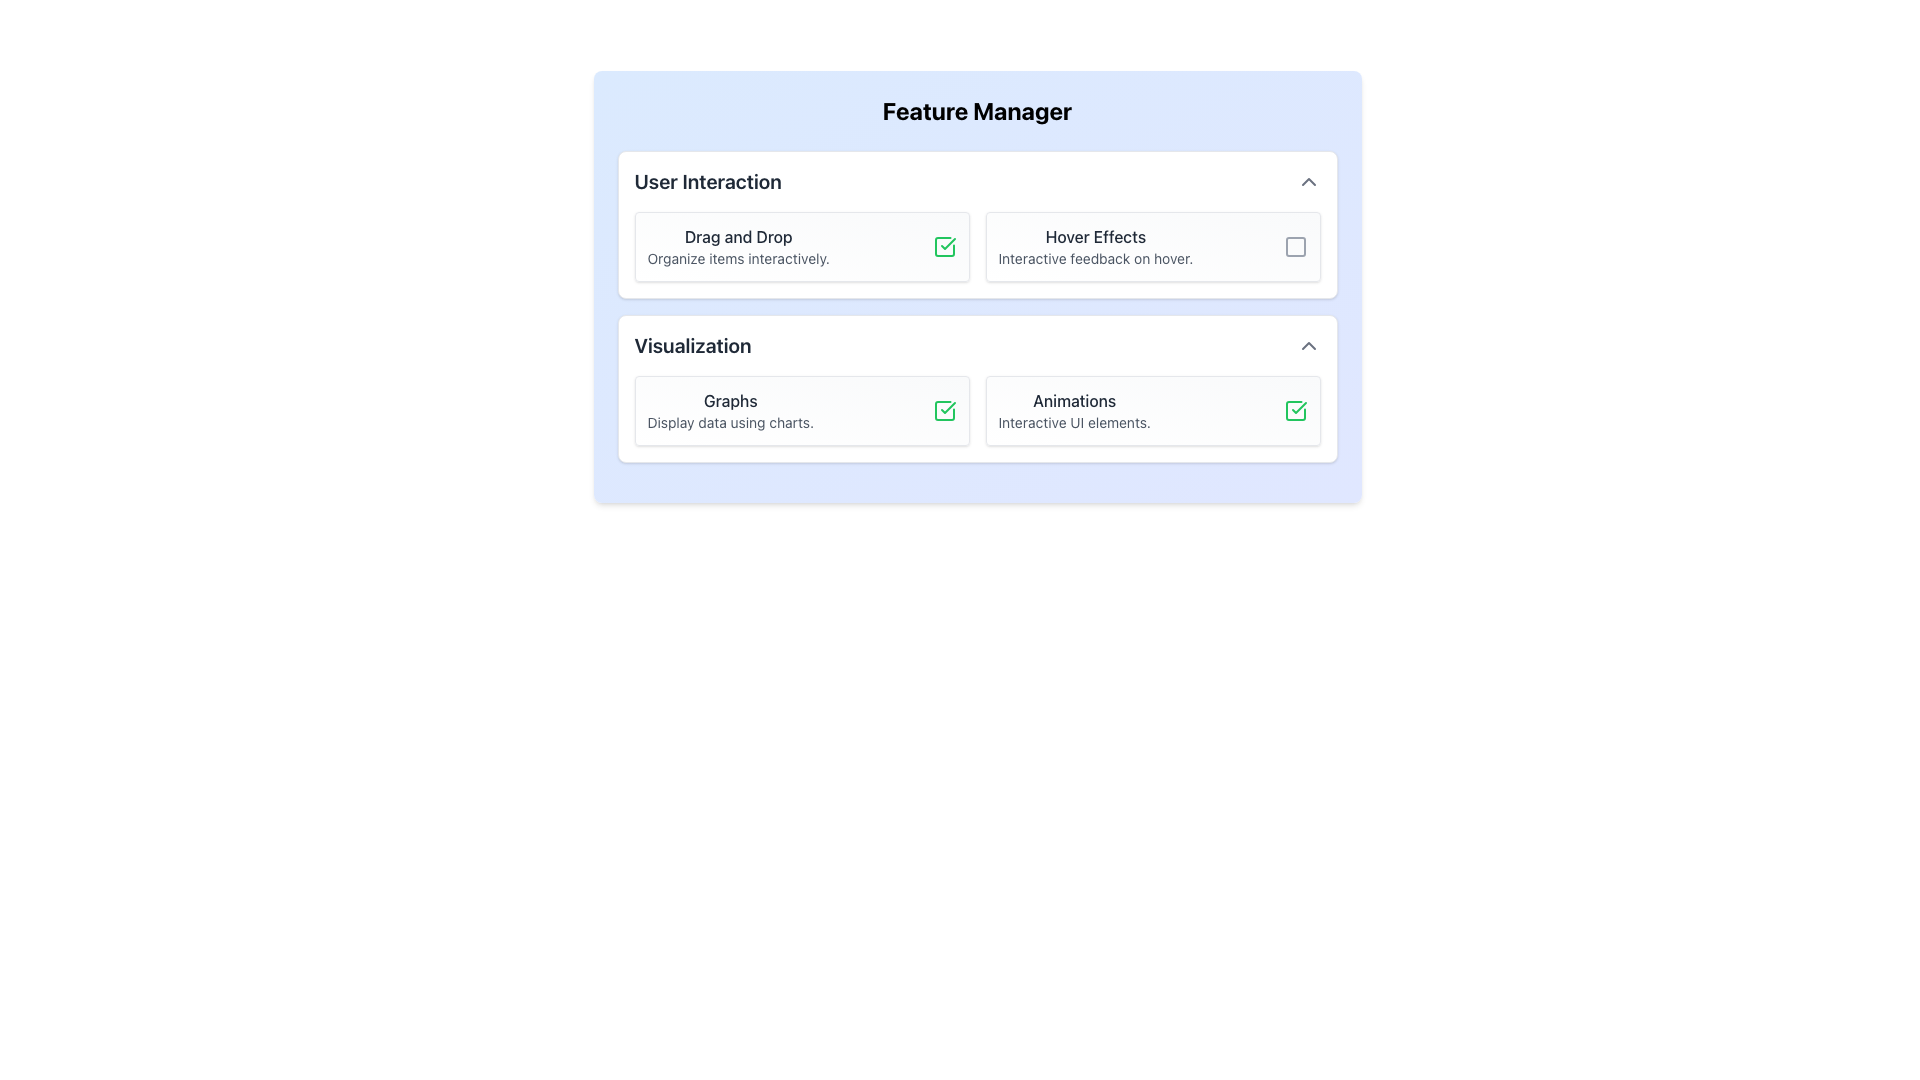 The width and height of the screenshot is (1920, 1080). Describe the element at coordinates (1308, 181) in the screenshot. I see `the button located in the top-right corner of the 'User Interaction' section` at that location.